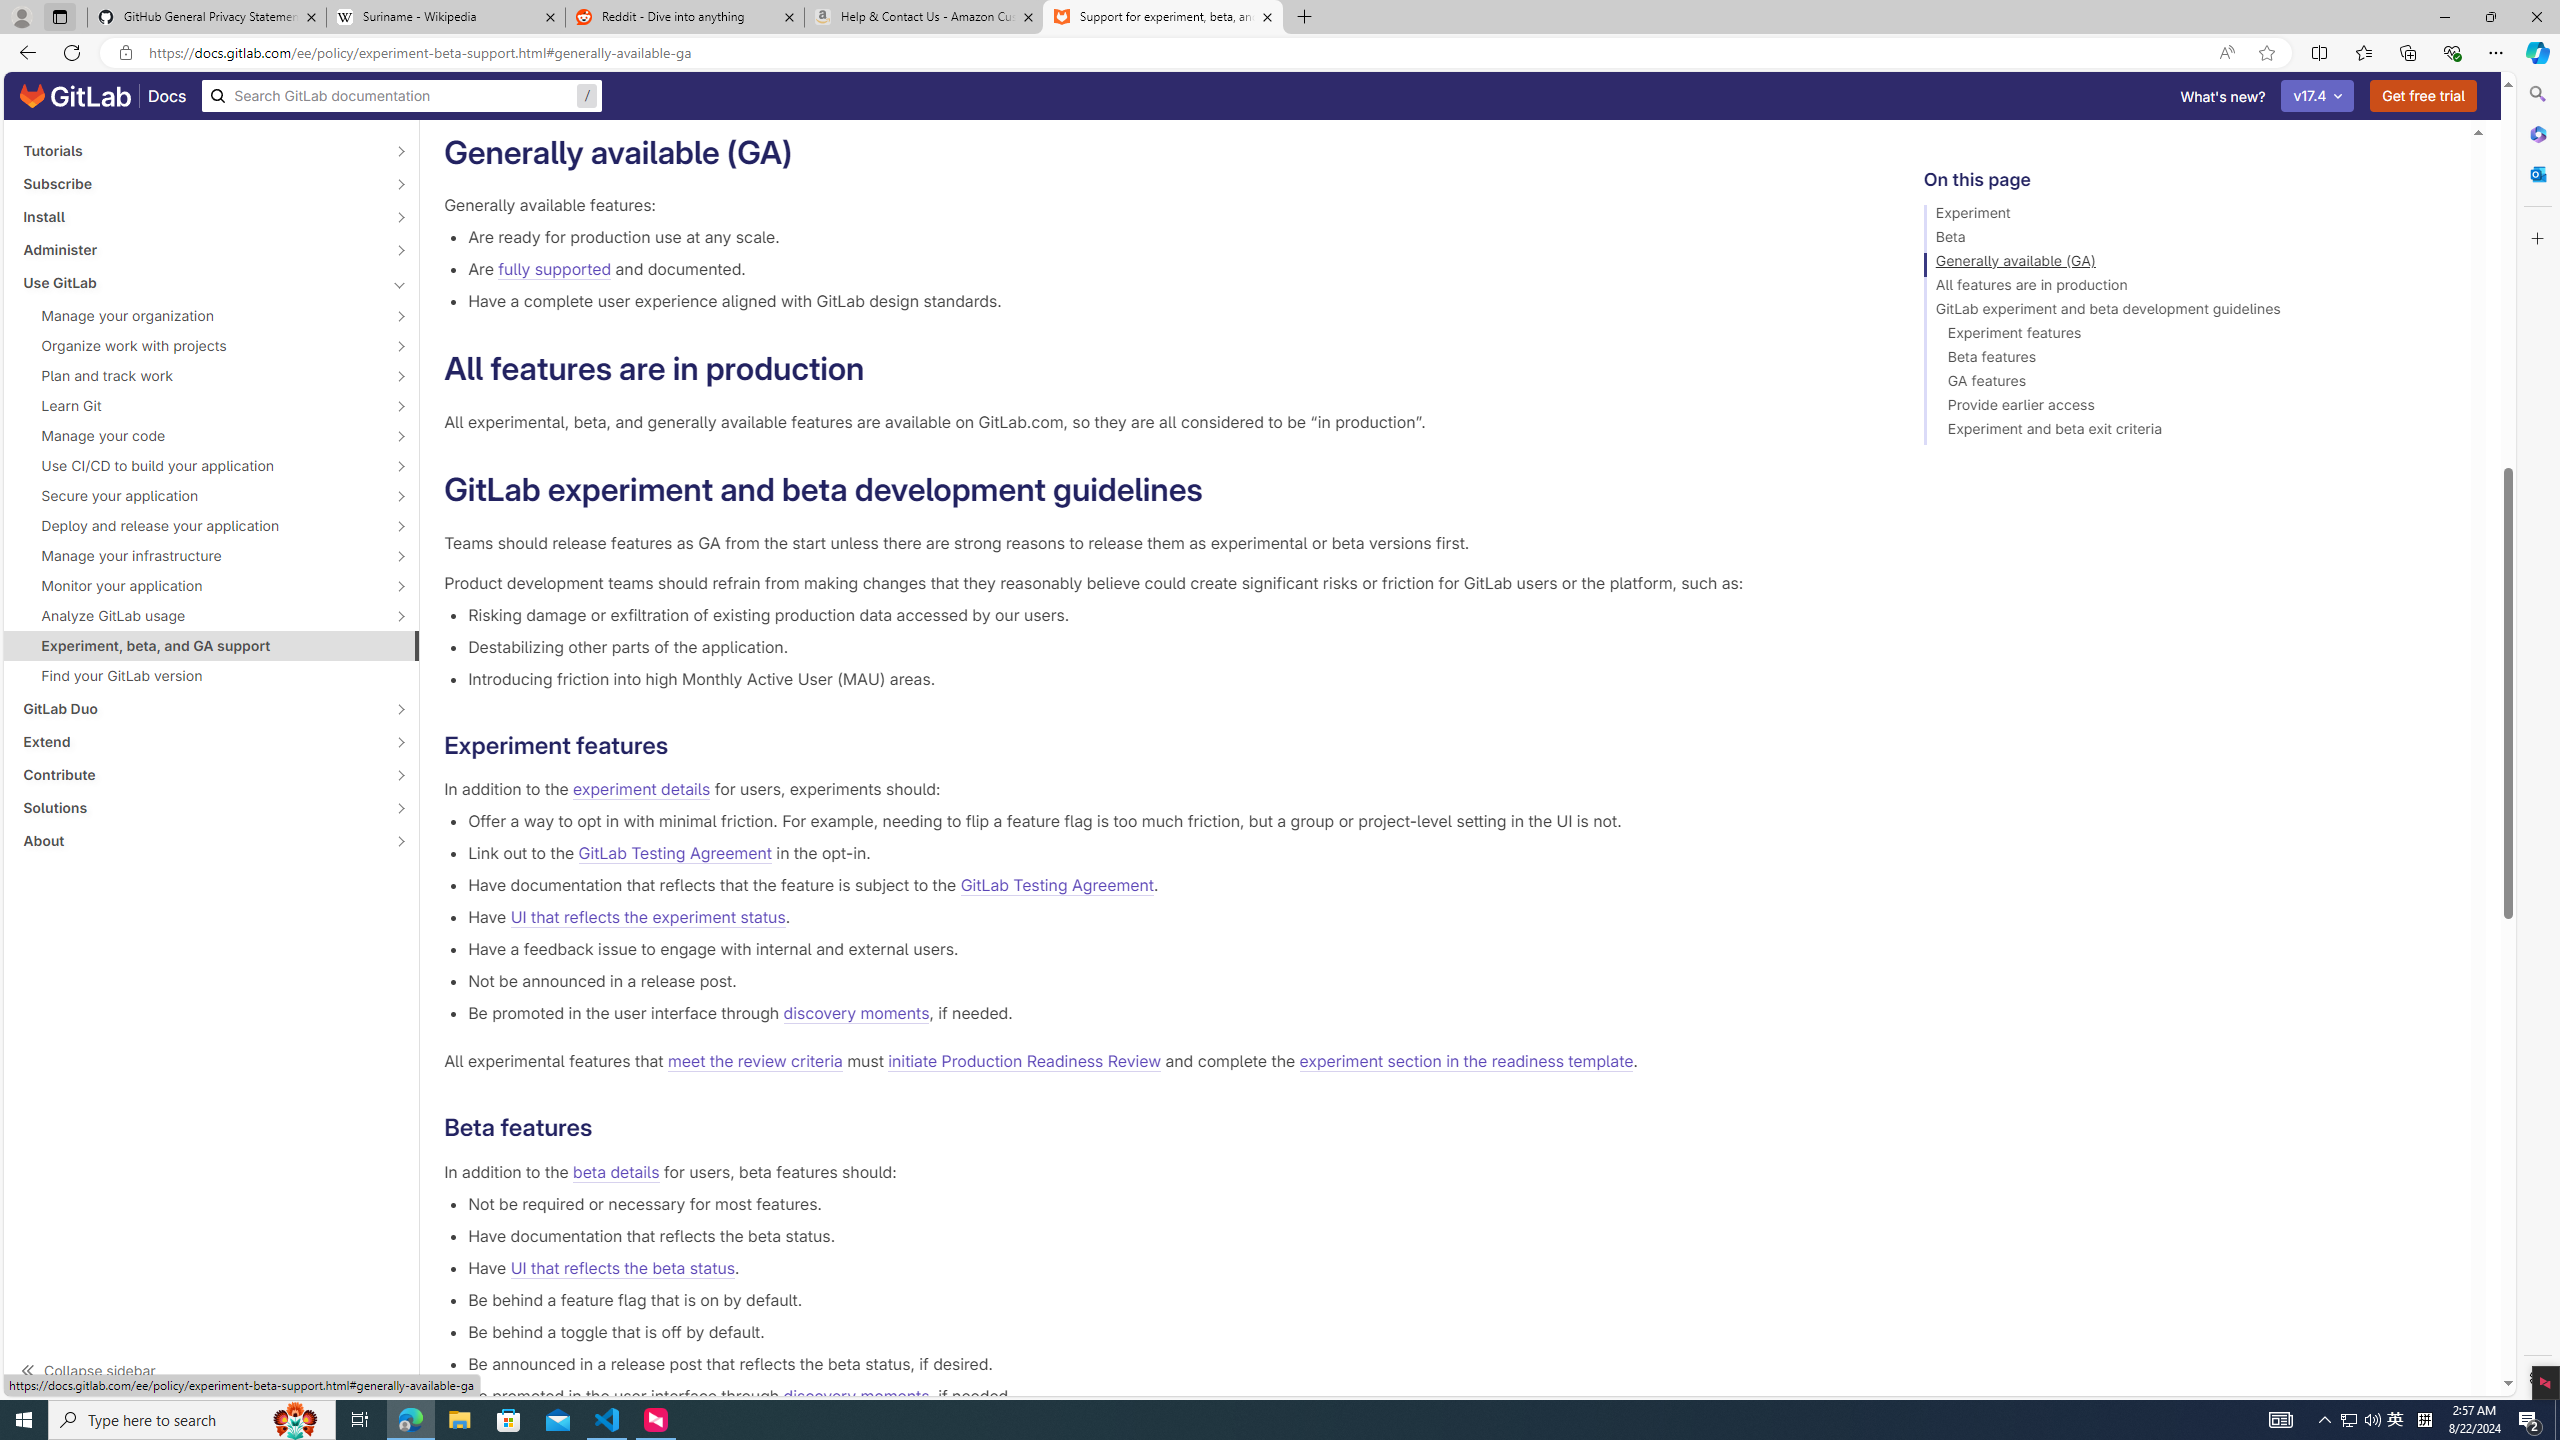 This screenshot has height=1440, width=2560. I want to click on 'Subscribe', so click(199, 183).